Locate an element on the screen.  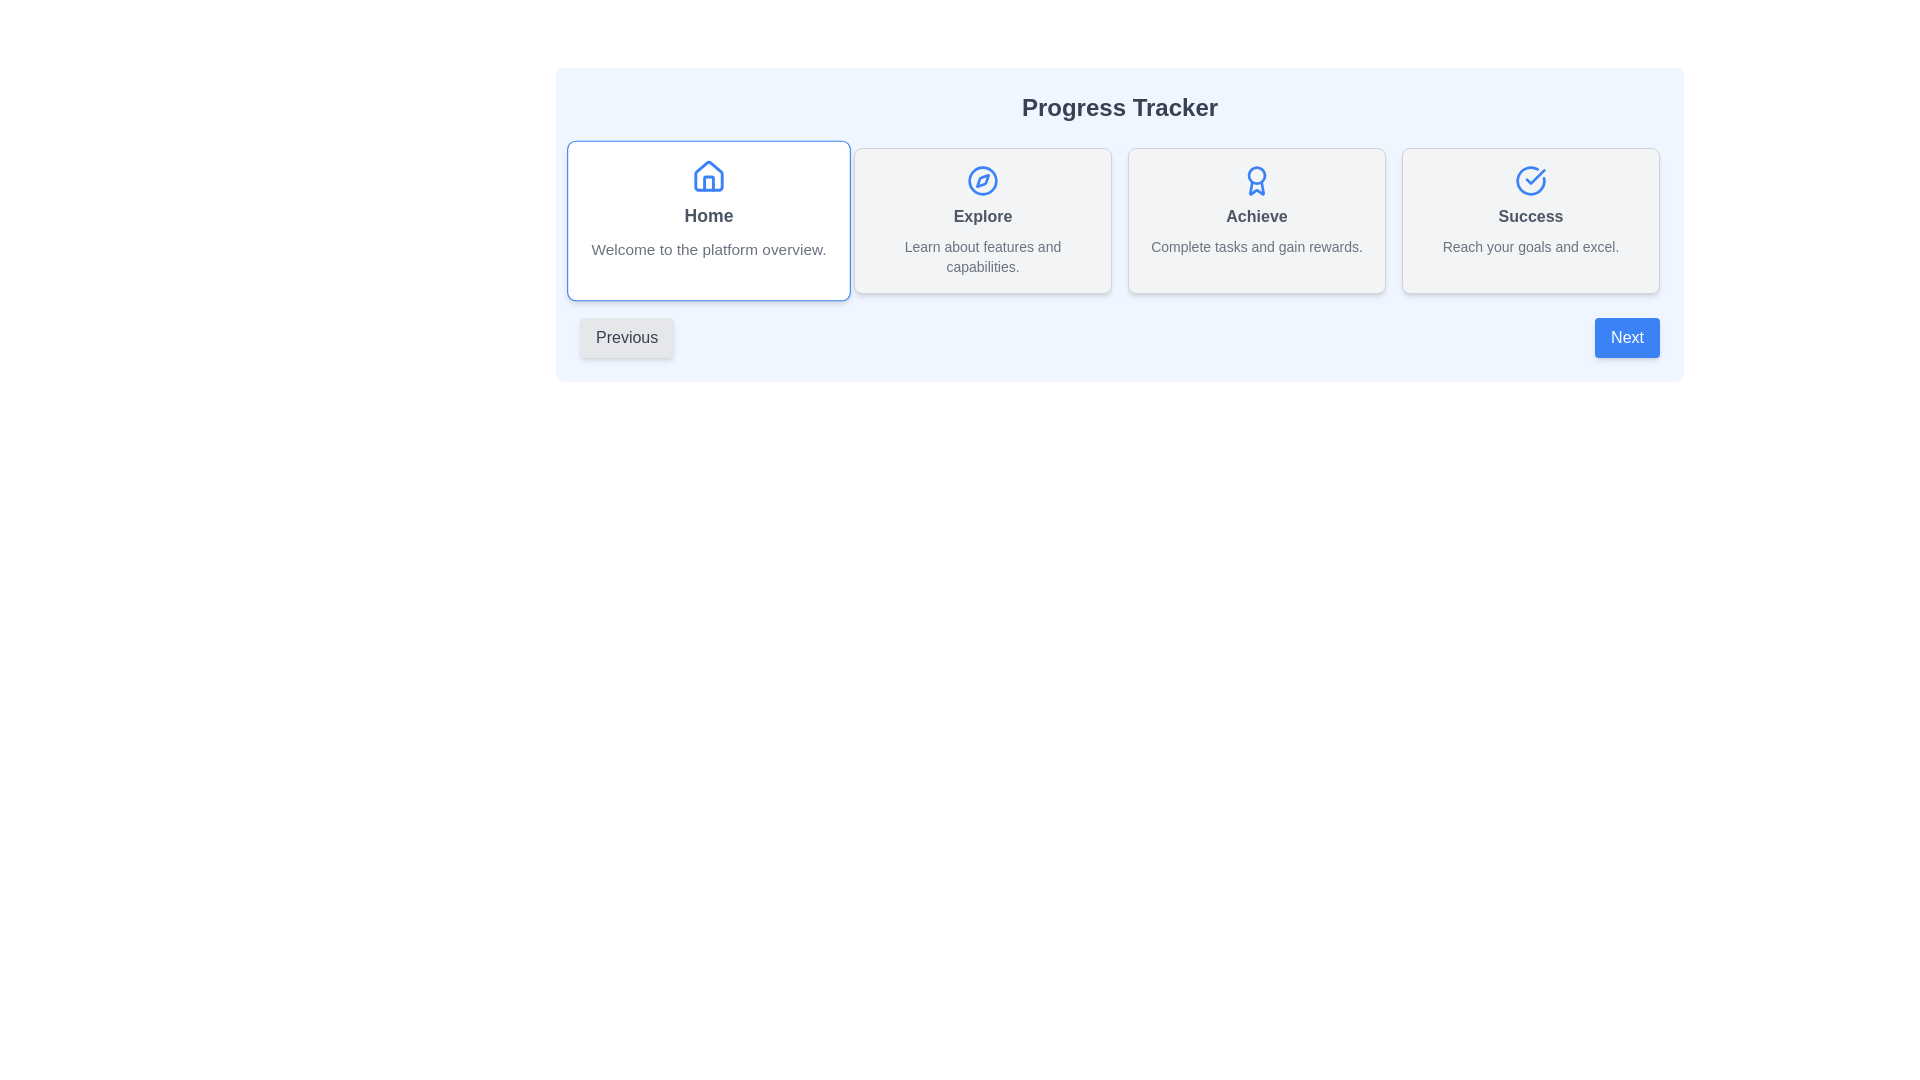
the third Card UI component in the grid layout, which represents the 'Achieve' section is located at coordinates (1256, 220).